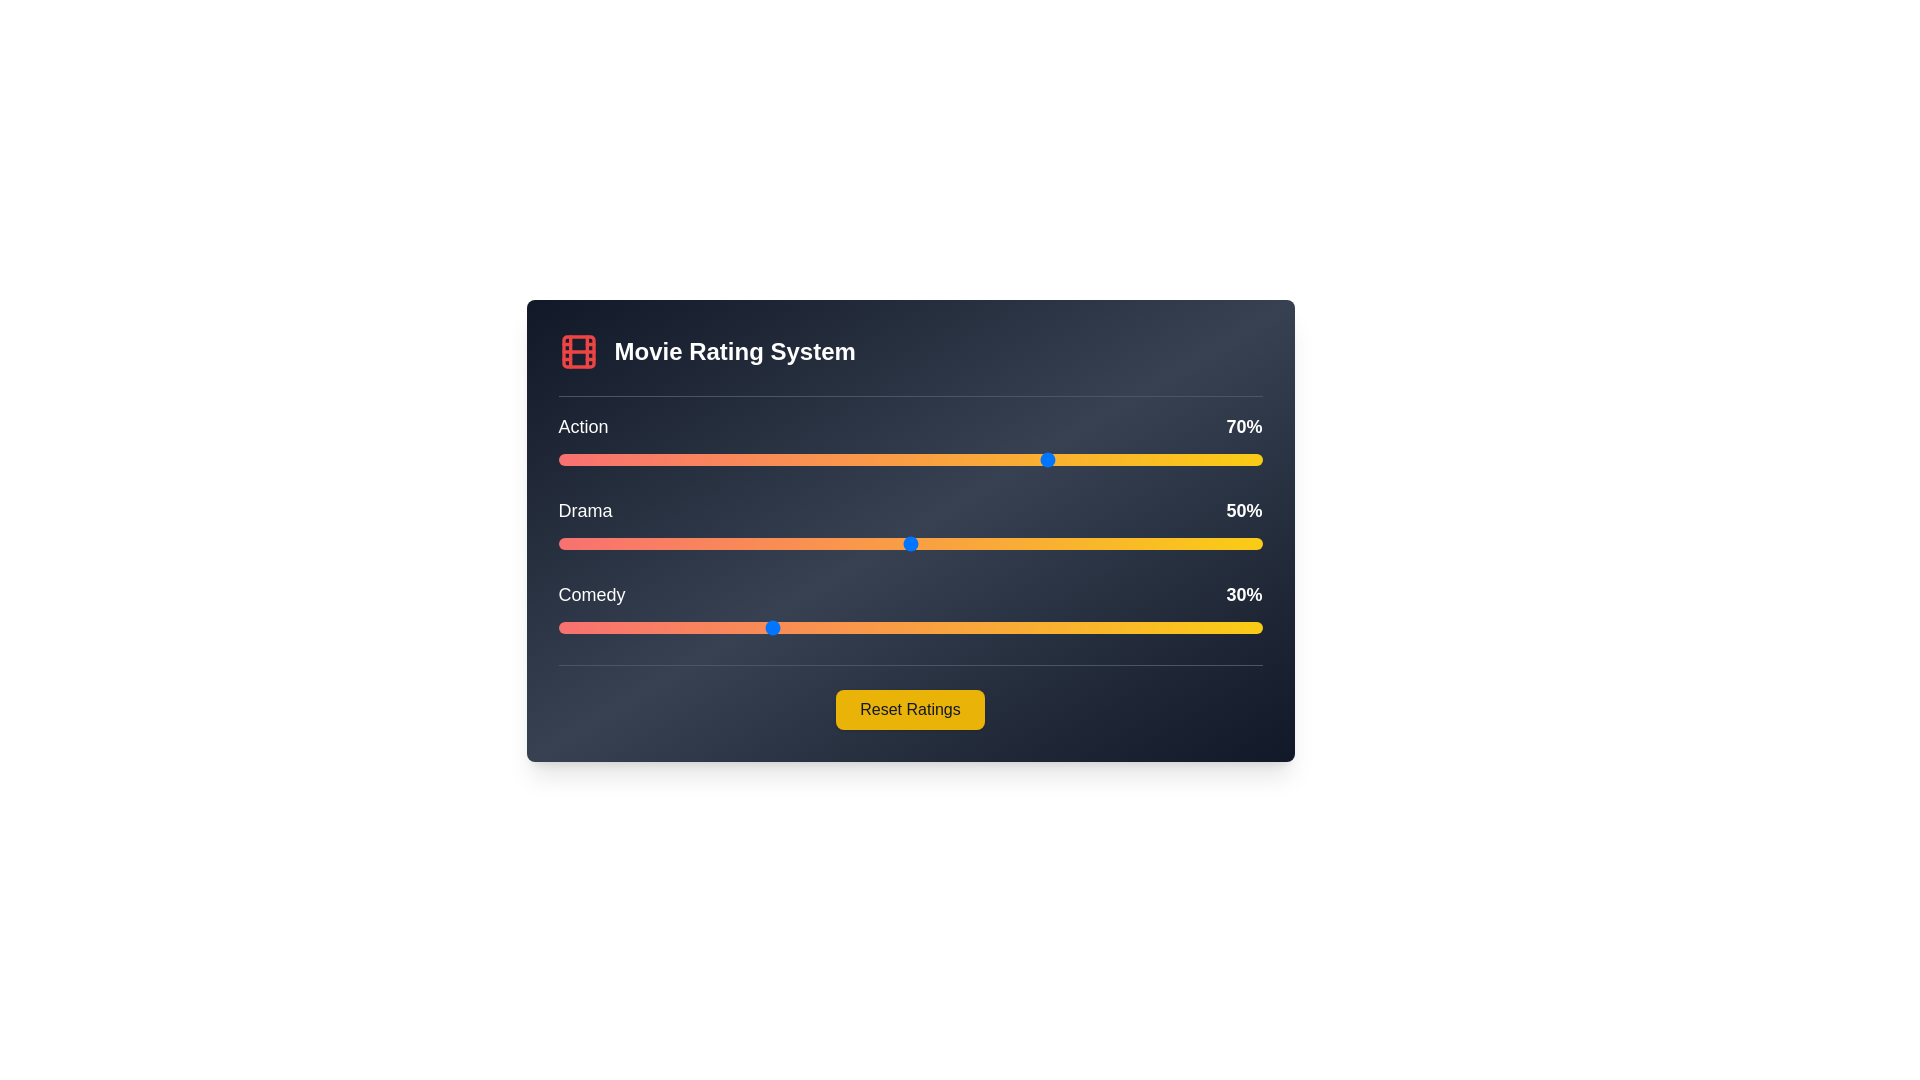 Image resolution: width=1920 pixels, height=1080 pixels. Describe the element at coordinates (1009, 543) in the screenshot. I see `the Drama genre rating to 64% by adjusting the slider` at that location.